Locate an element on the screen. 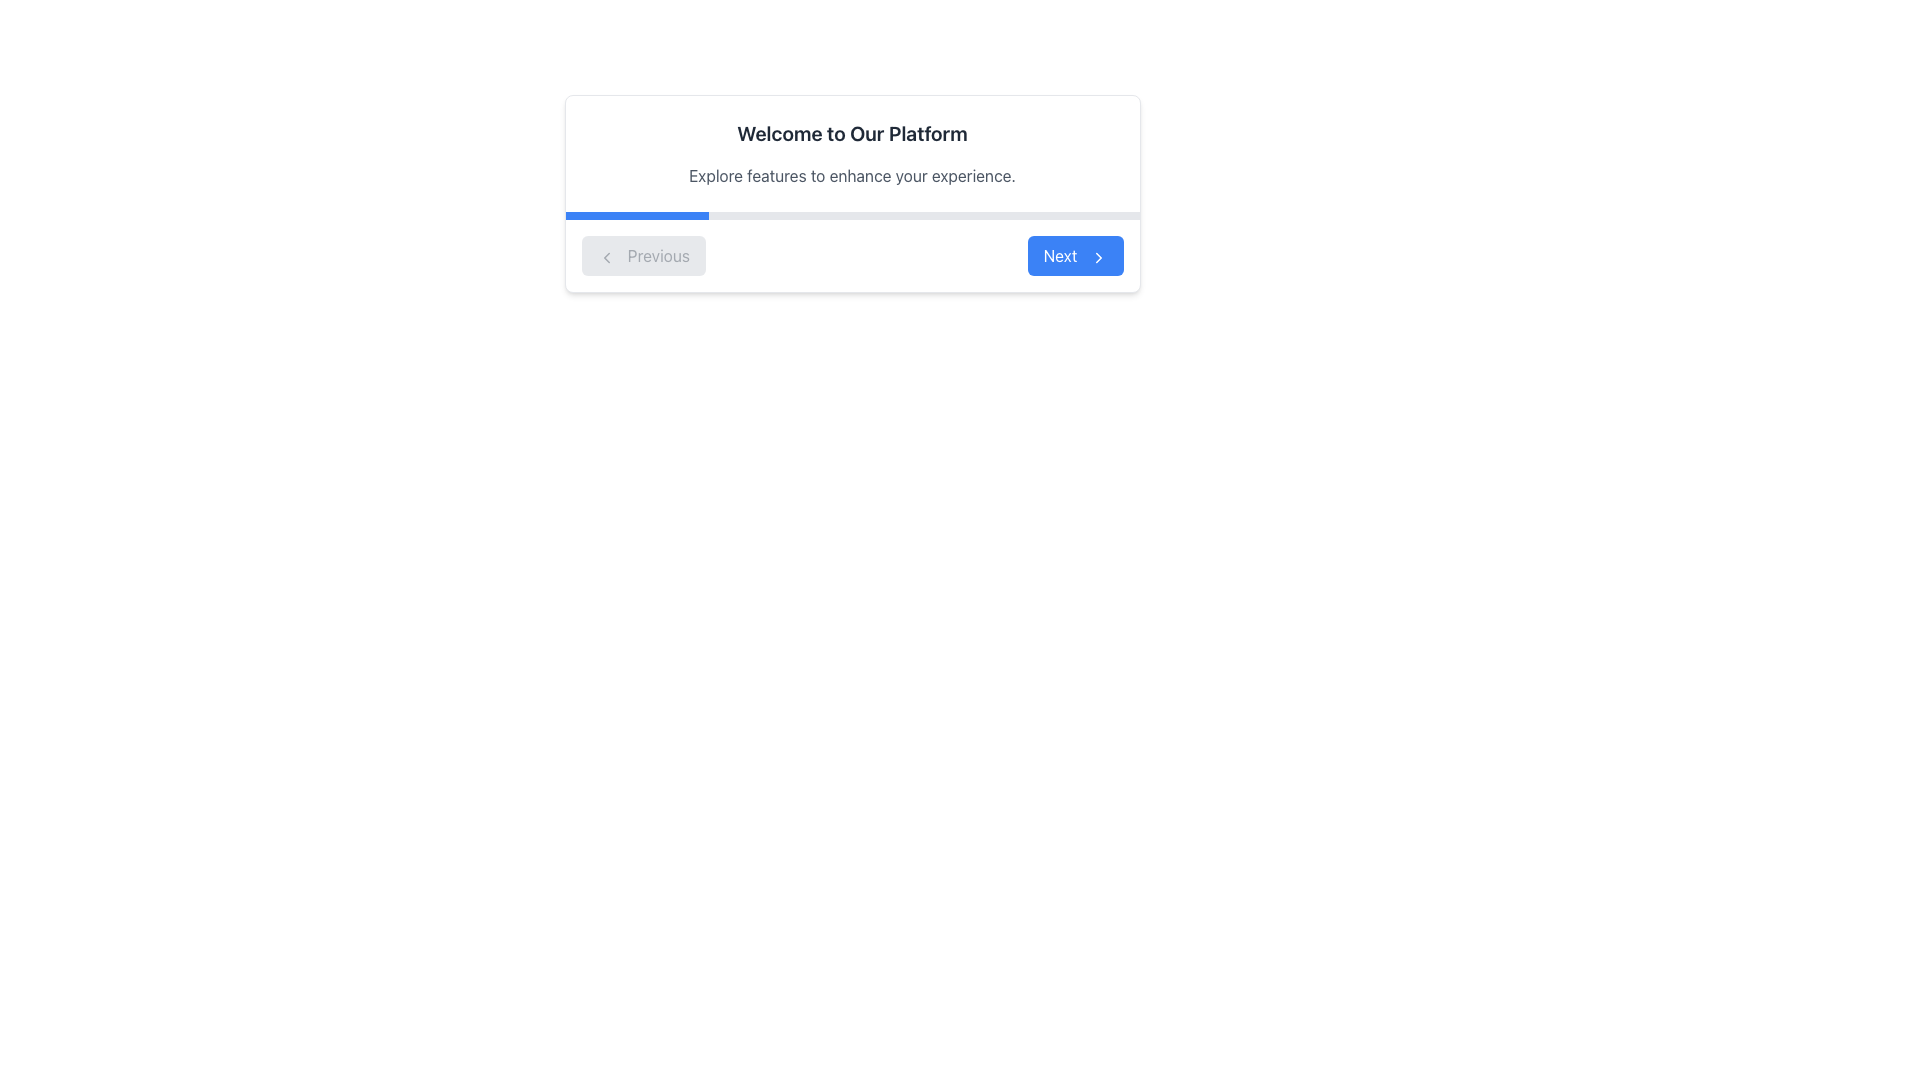 The width and height of the screenshot is (1920, 1080). the progress bar located beneath the title 'Welcome to Our Platform' and above the buttons 'Previous' and 'Next' is located at coordinates (852, 216).